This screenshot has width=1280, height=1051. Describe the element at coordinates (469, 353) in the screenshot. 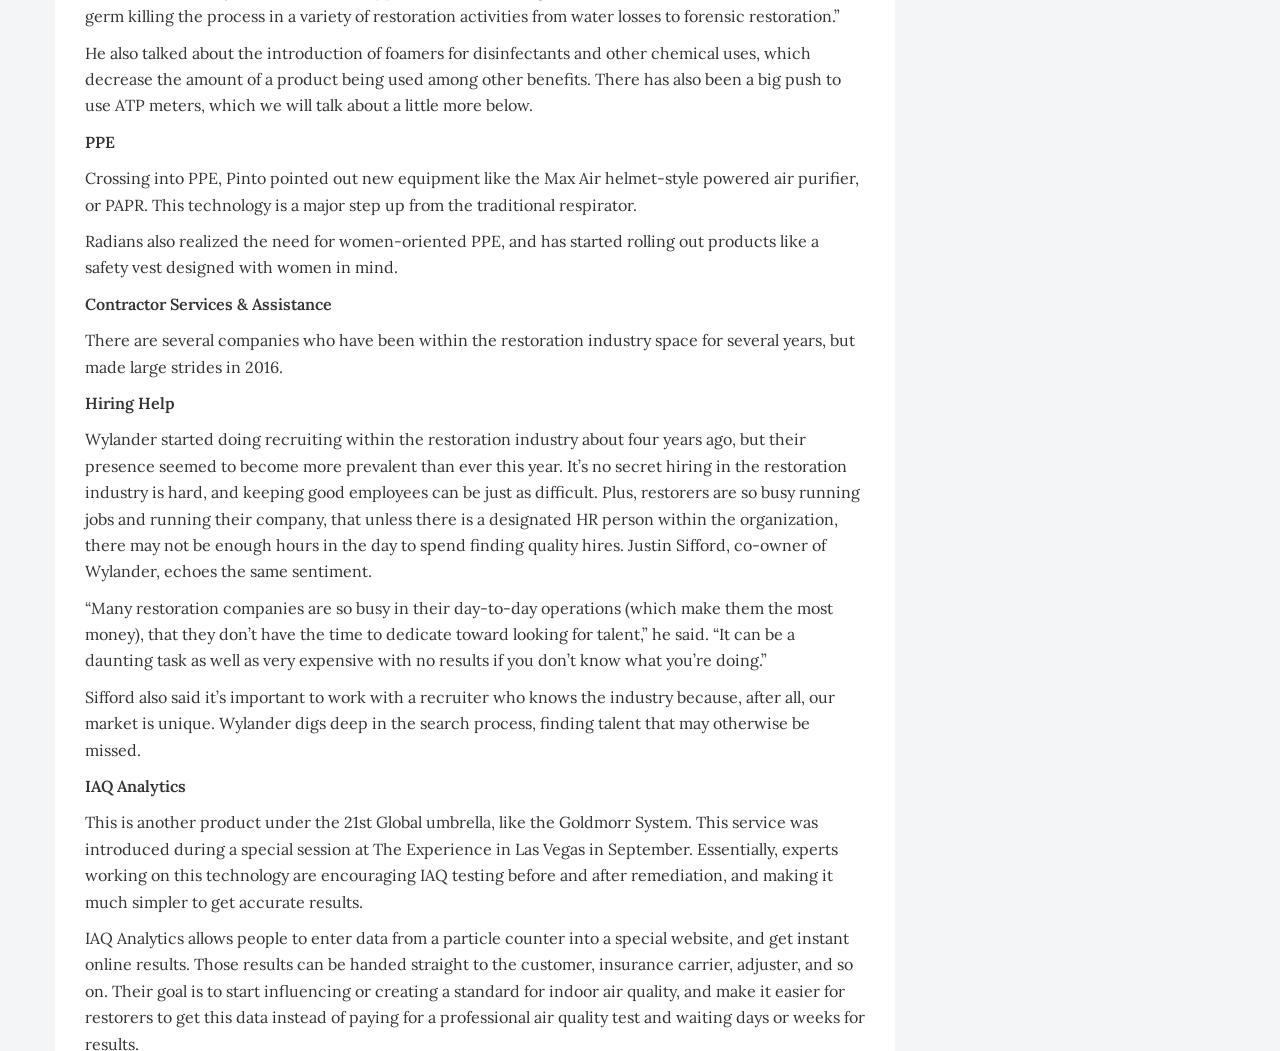

I see `'There are several companies who have been within the restoration industry space for several years, but made large strides in 2016.'` at that location.